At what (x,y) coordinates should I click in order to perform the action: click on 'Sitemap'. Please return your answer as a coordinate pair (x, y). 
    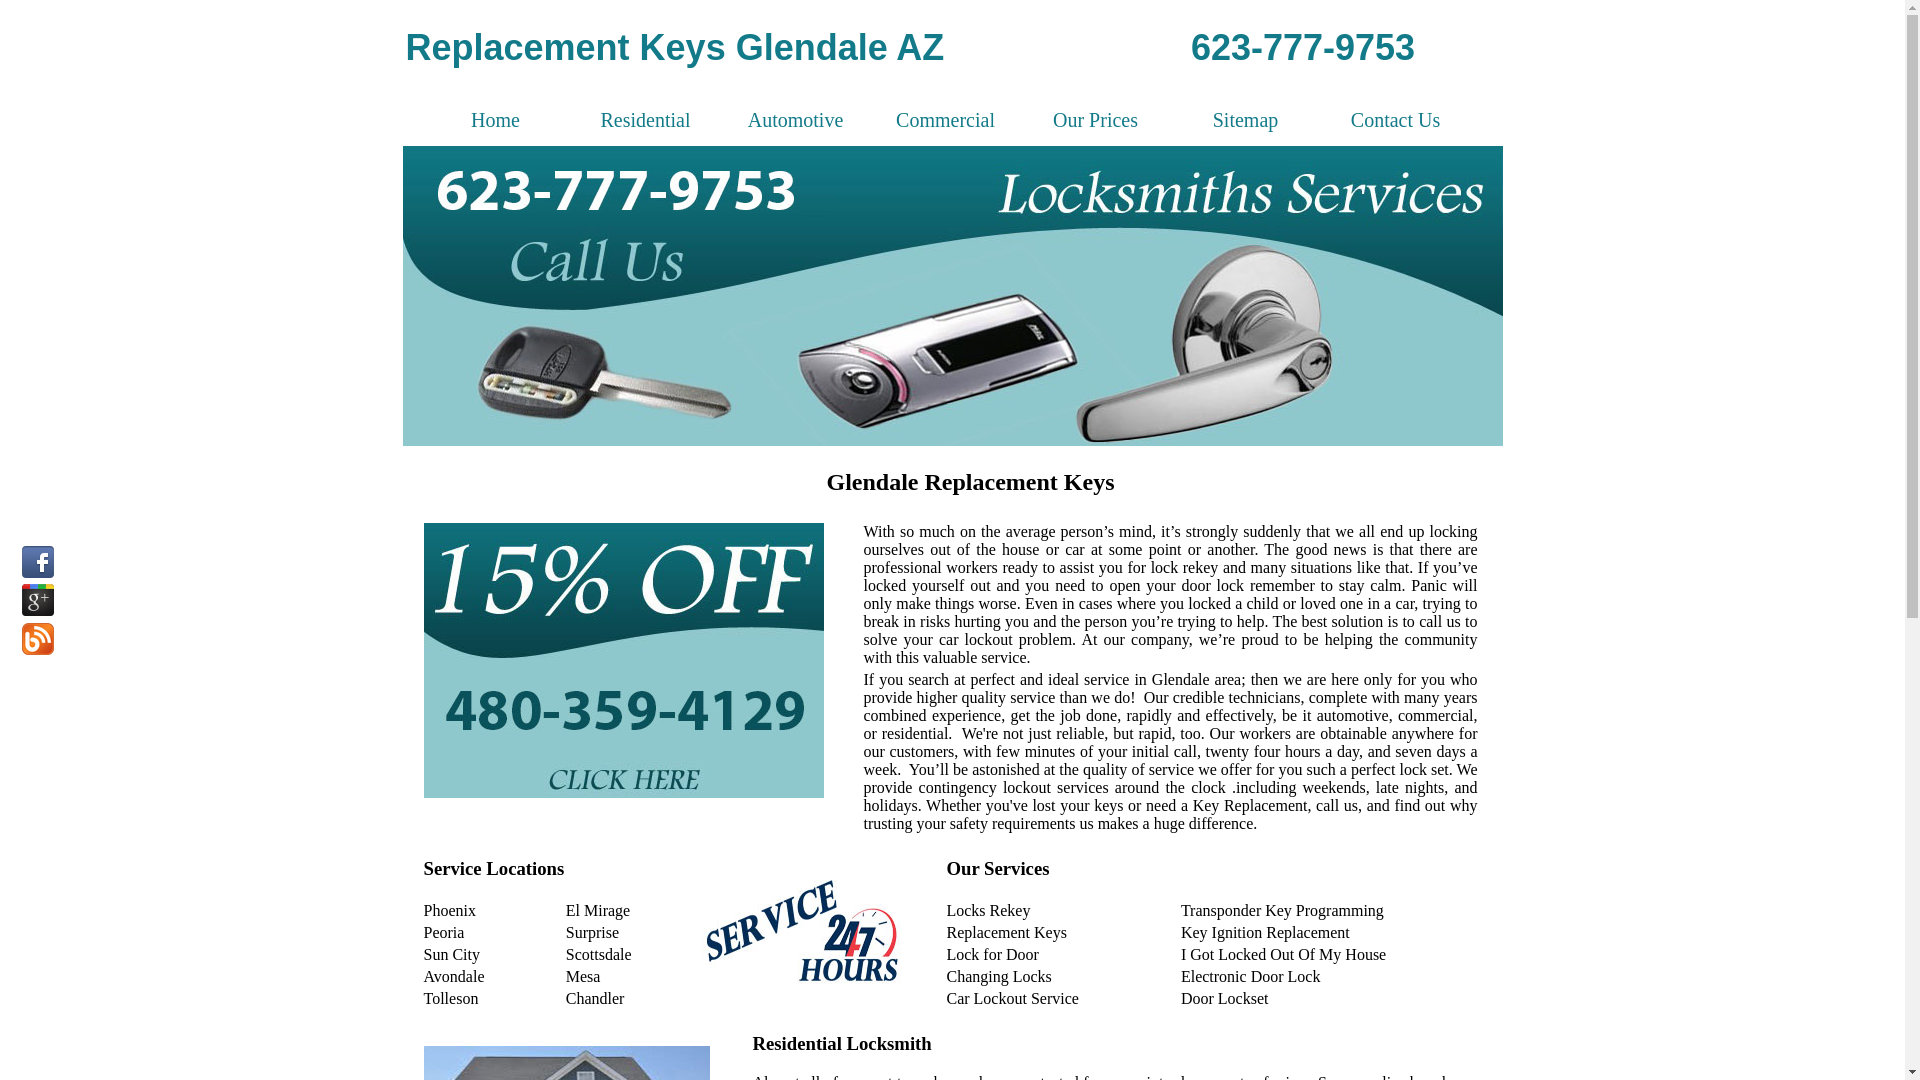
    Looking at the image, I should click on (1245, 120).